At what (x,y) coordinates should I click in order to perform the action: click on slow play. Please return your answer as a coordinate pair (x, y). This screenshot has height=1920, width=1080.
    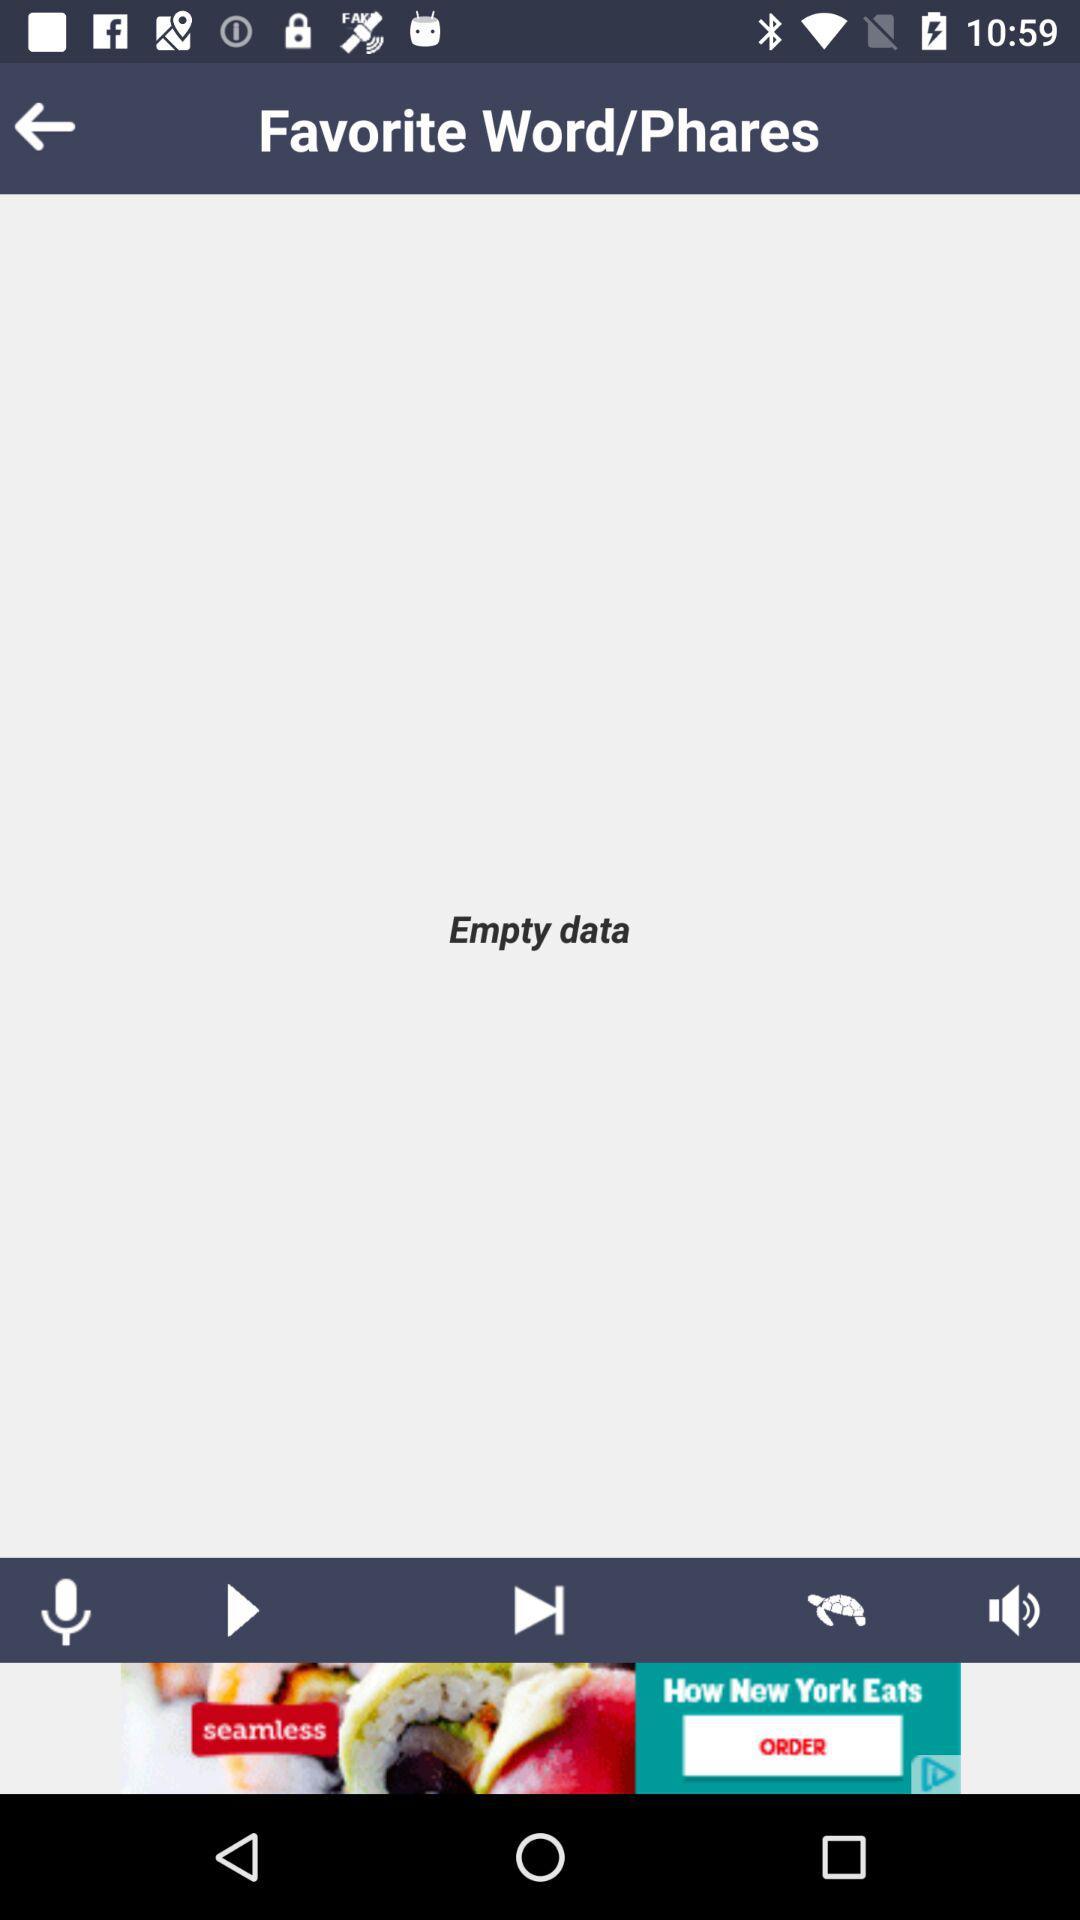
    Looking at the image, I should click on (836, 1610).